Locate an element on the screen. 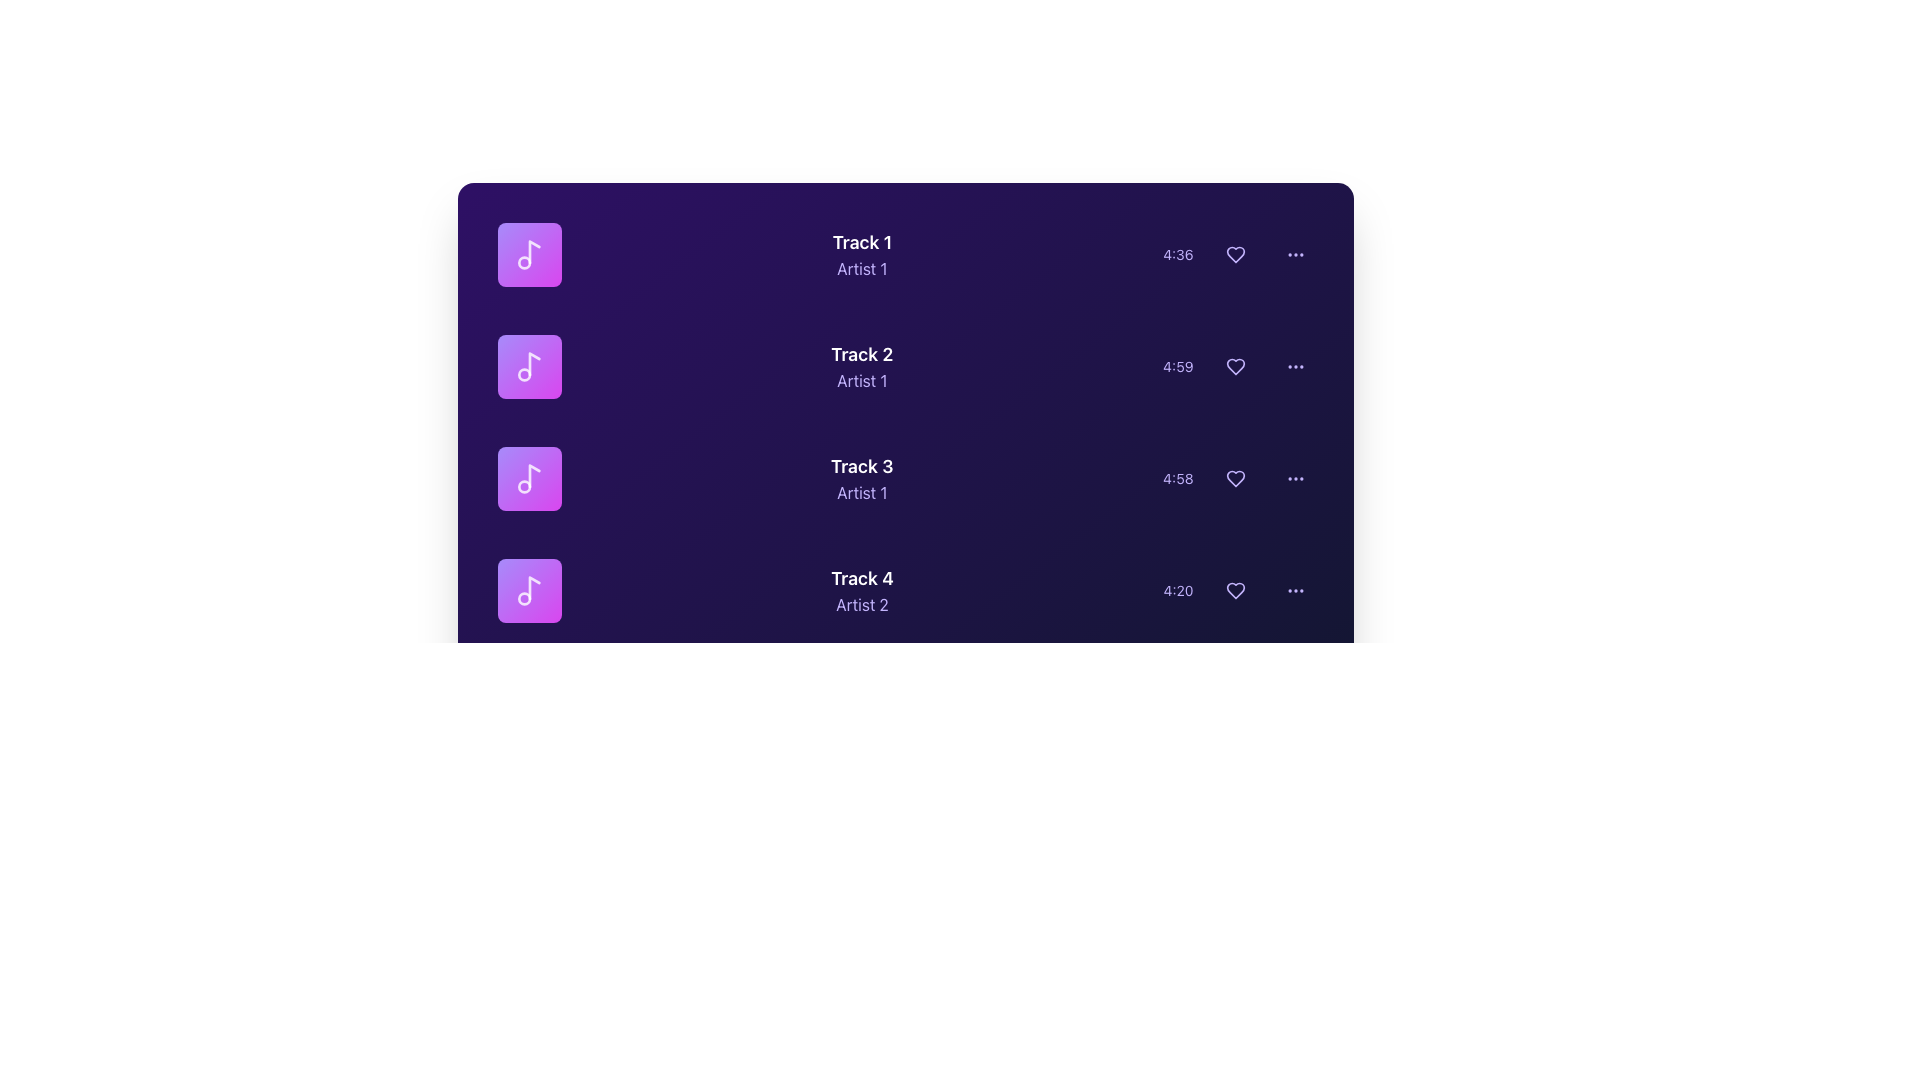 The height and width of the screenshot is (1080, 1920). the Text element representing the third entry in the vertical list, which displays the details of a music track between 'Track 2' and 'Track 4' is located at coordinates (862, 478).